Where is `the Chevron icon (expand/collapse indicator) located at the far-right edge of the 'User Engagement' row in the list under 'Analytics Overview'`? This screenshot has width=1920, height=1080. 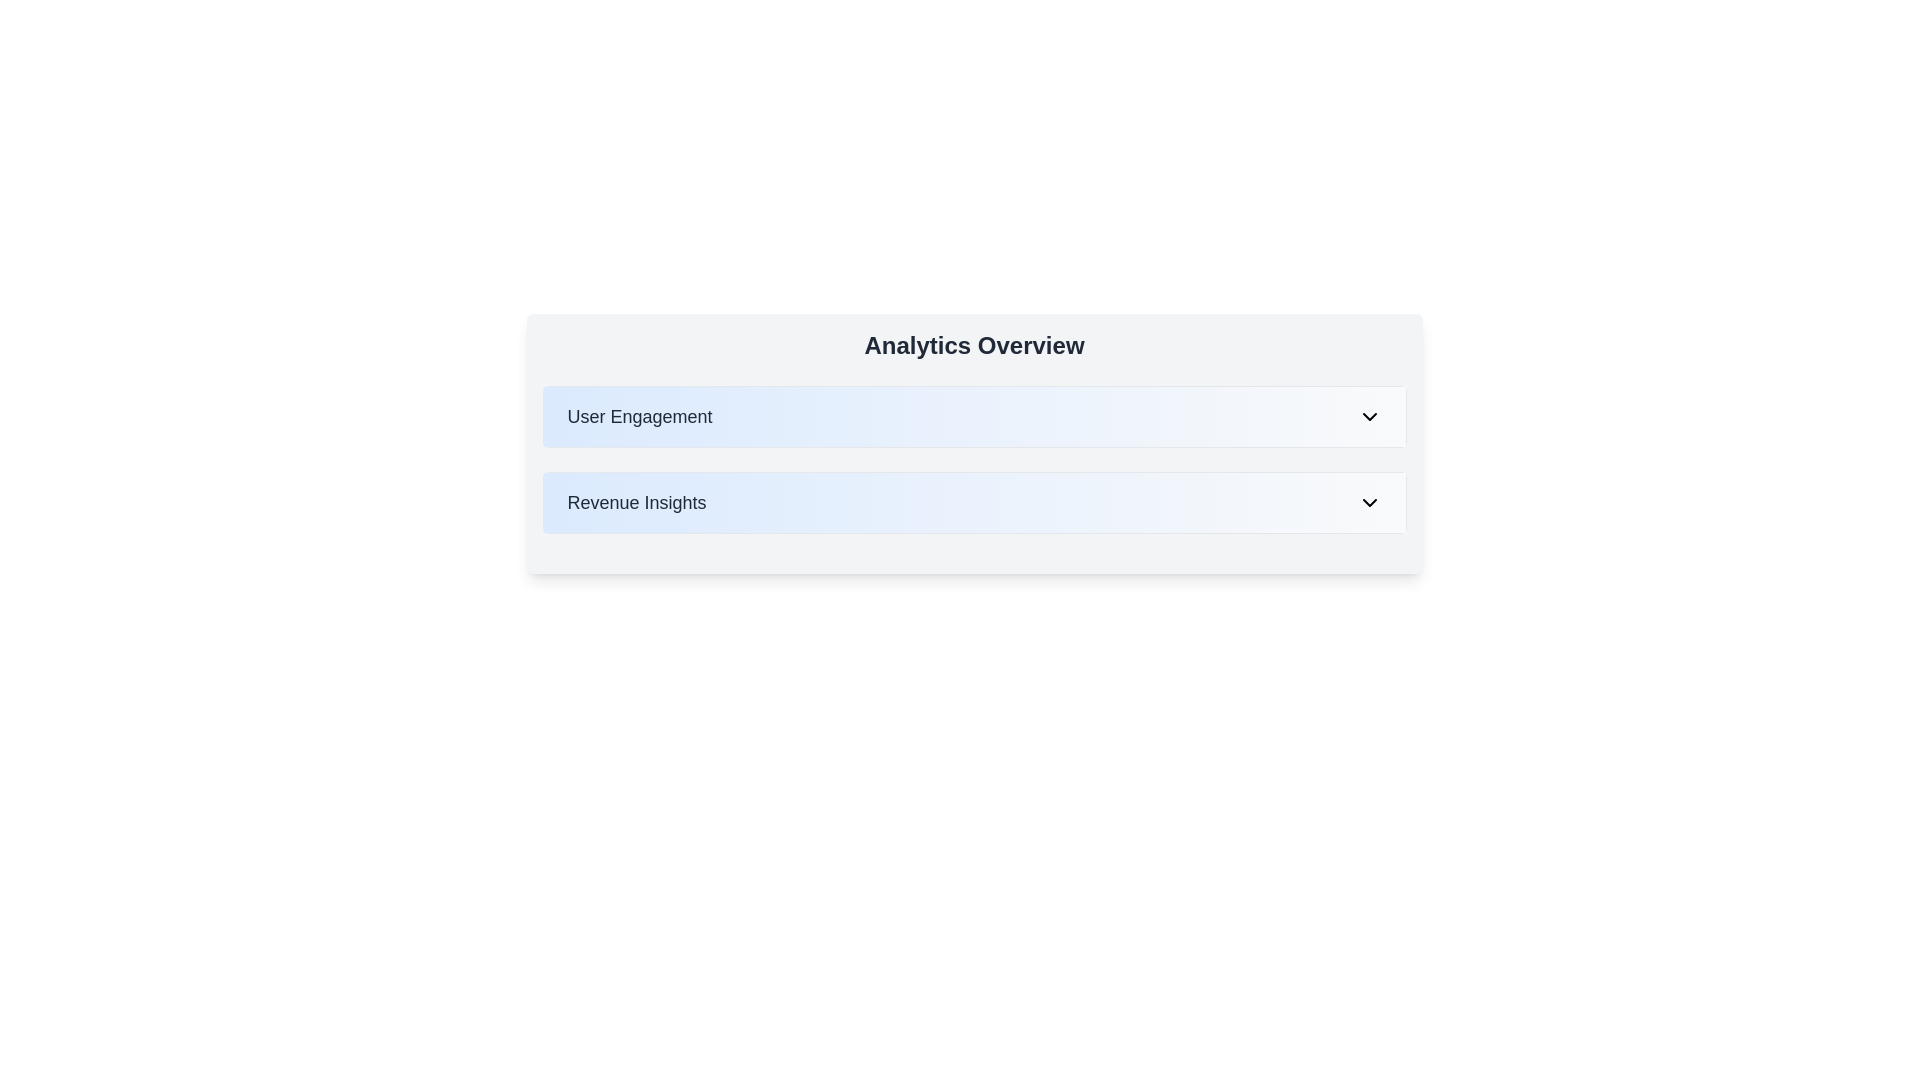 the Chevron icon (expand/collapse indicator) located at the far-right edge of the 'User Engagement' row in the list under 'Analytics Overview' is located at coordinates (1368, 415).